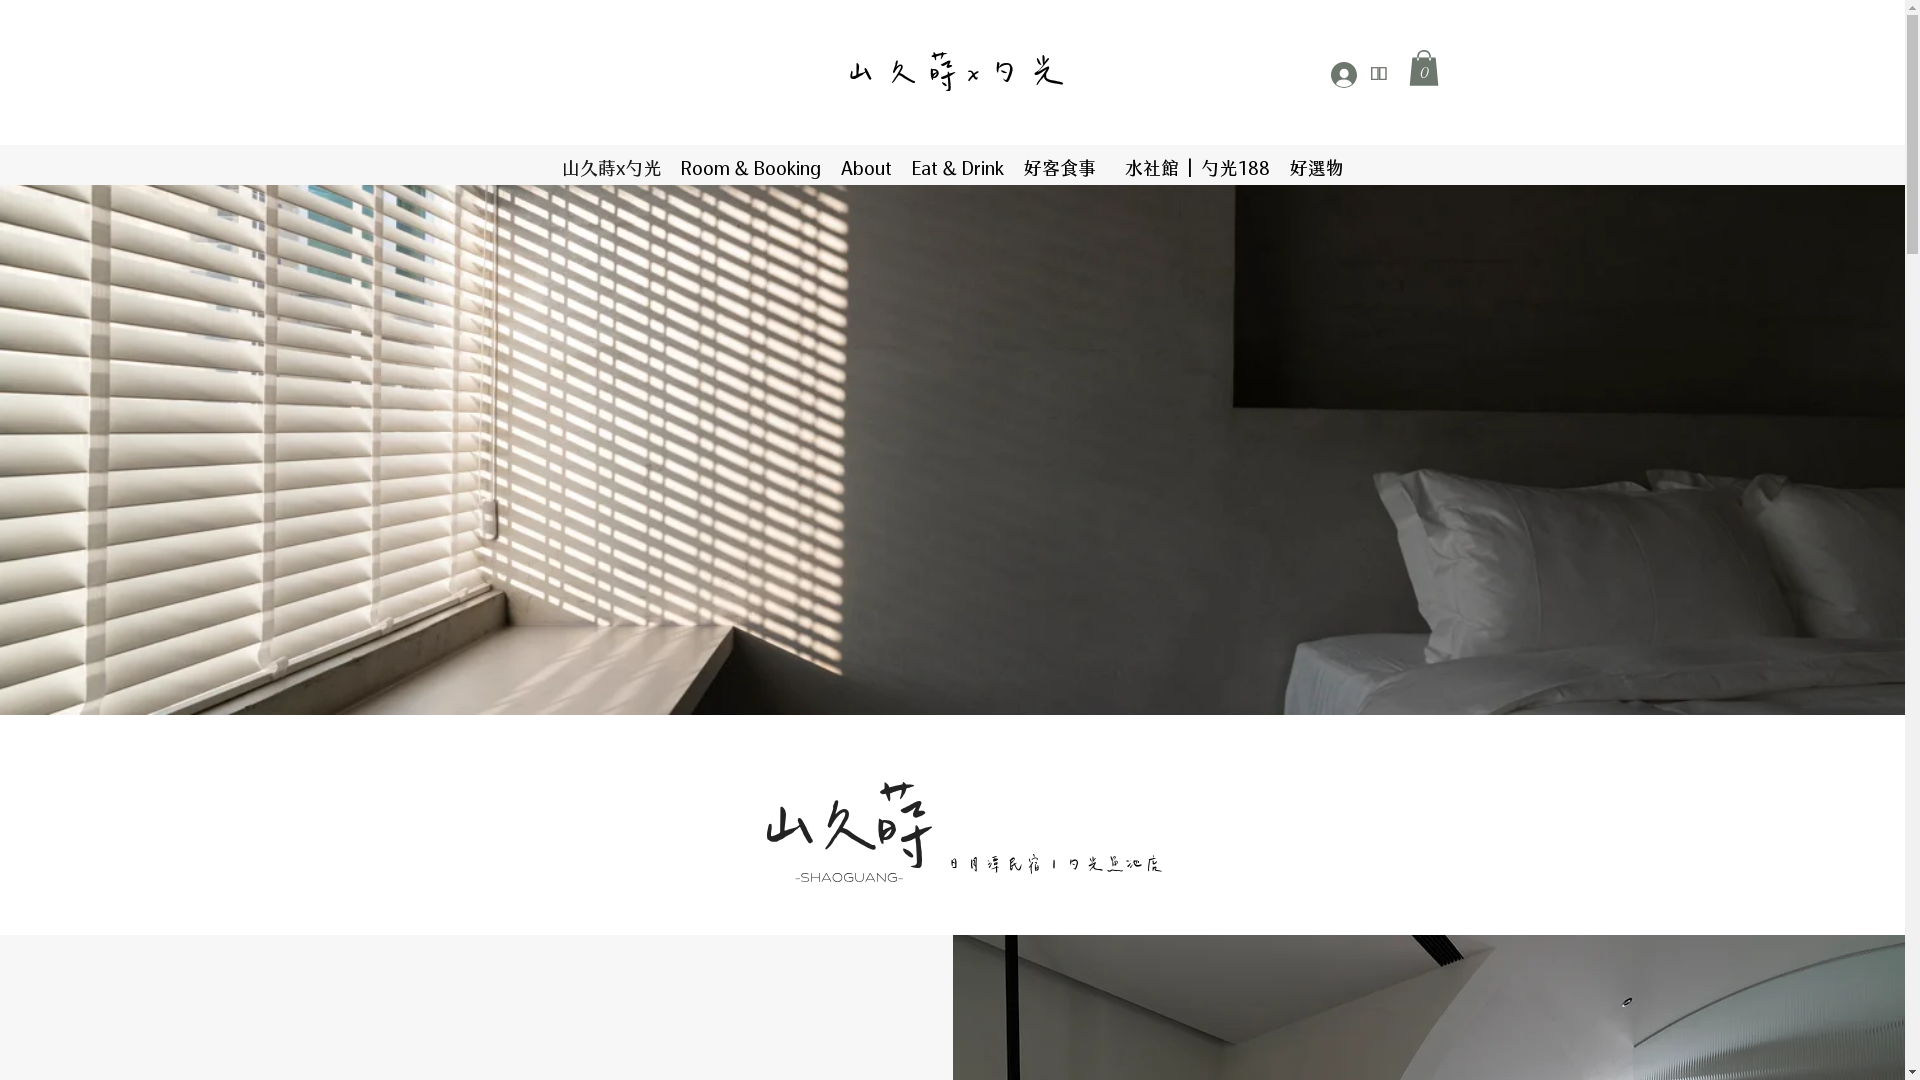  Describe the element at coordinates (1421, 67) in the screenshot. I see `'0'` at that location.